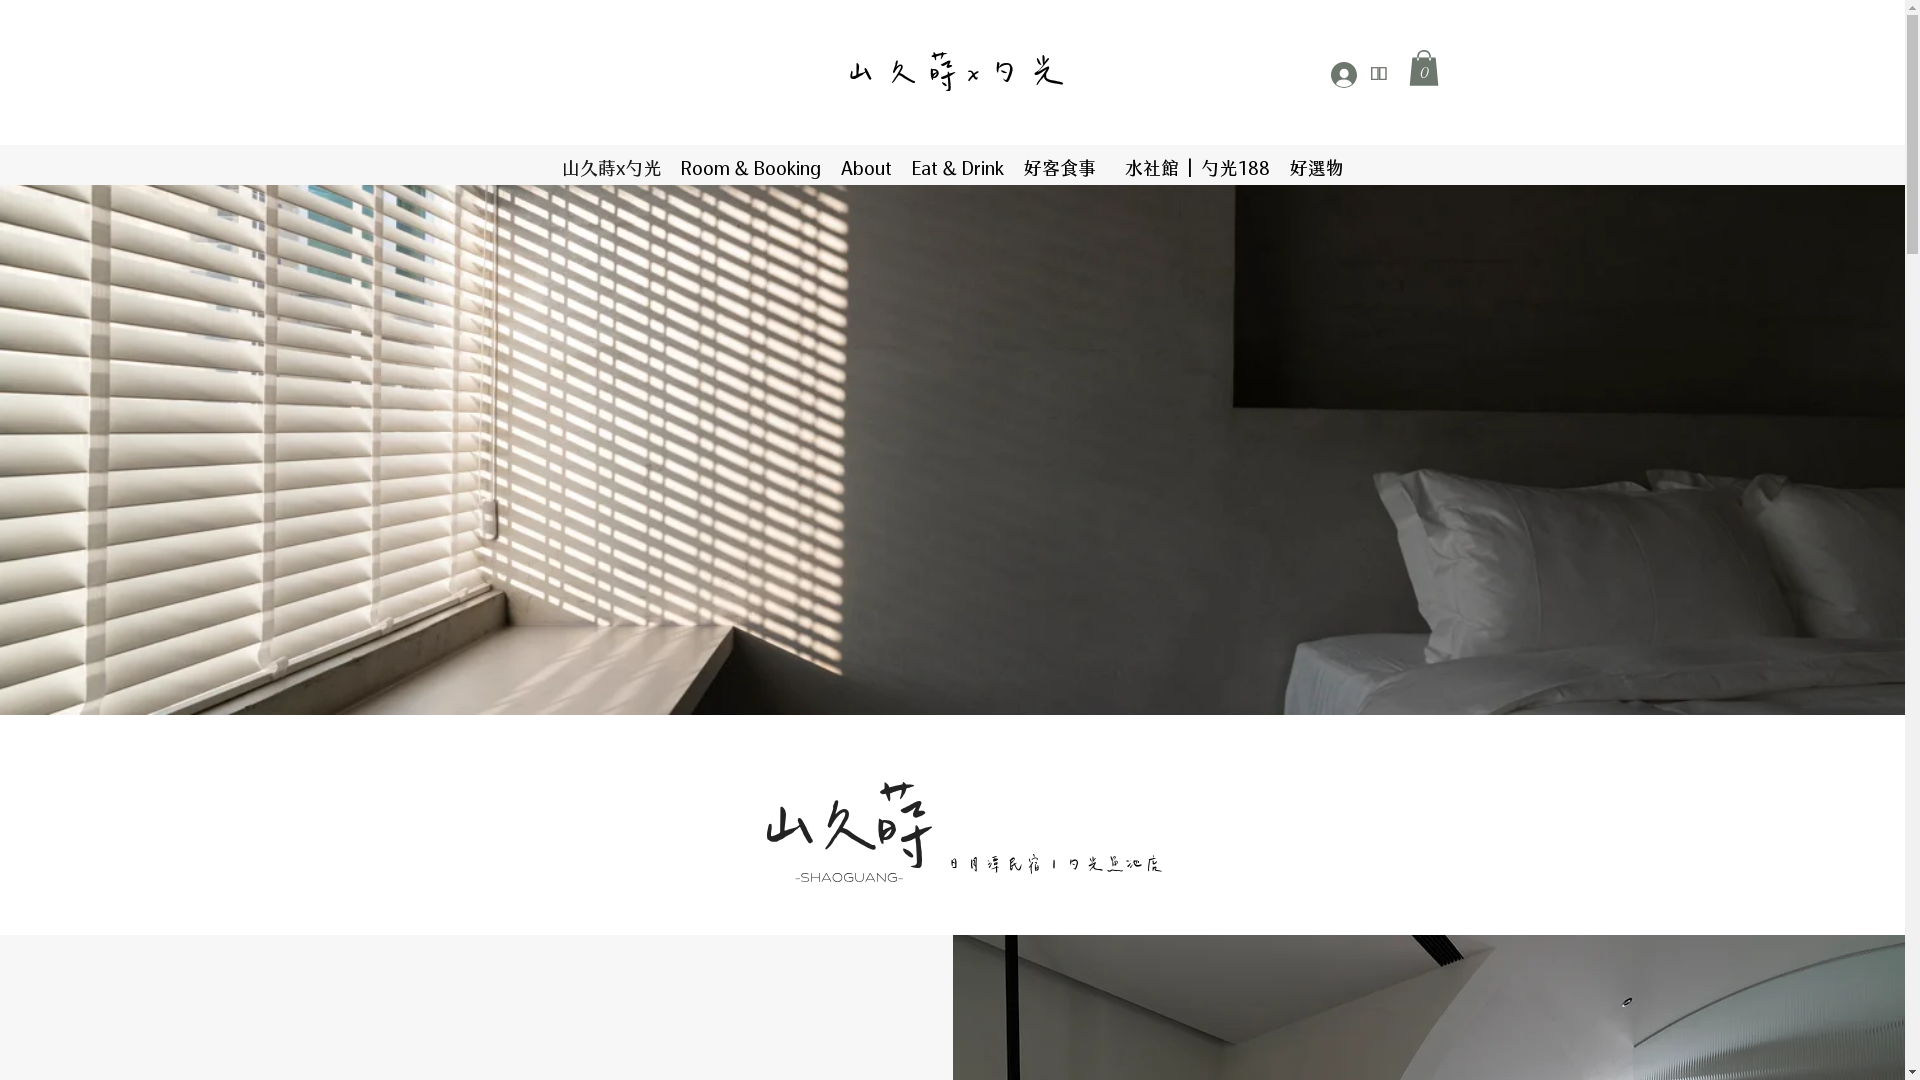  Describe the element at coordinates (1421, 67) in the screenshot. I see `'0'` at that location.